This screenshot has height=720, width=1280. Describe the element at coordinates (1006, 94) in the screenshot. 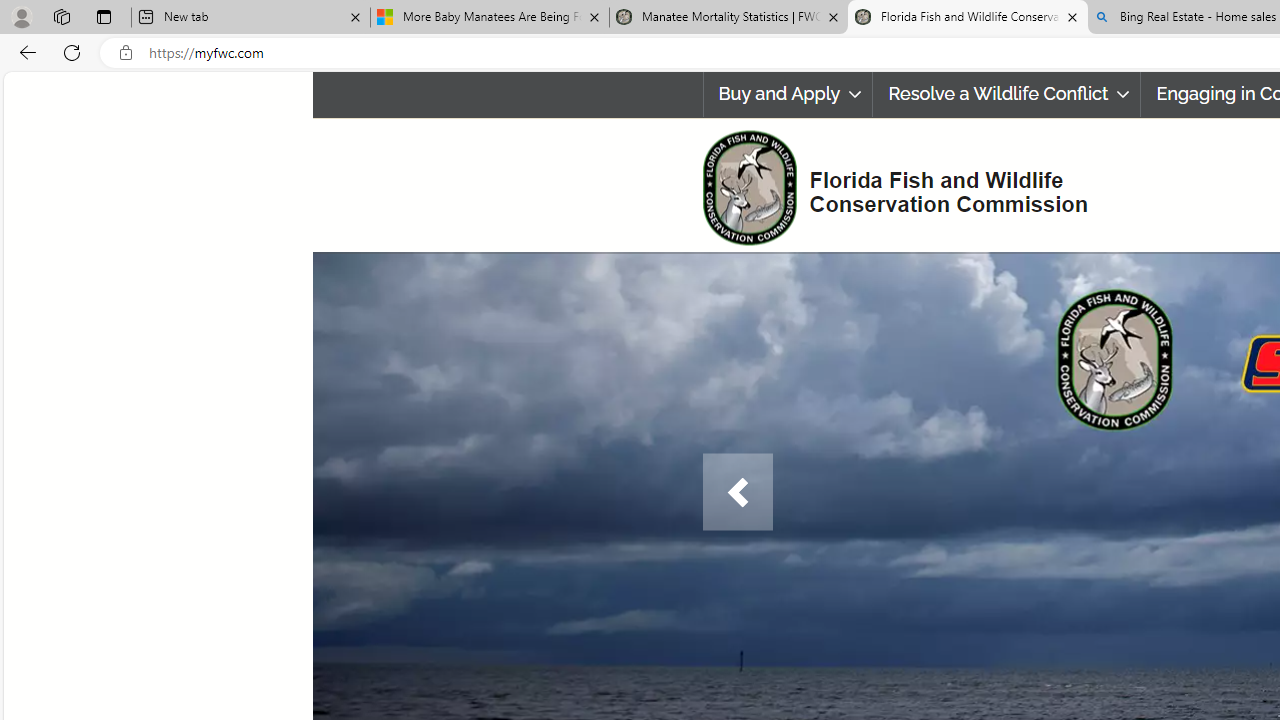

I see `'Resolve a Wildlife Conflict'` at that location.